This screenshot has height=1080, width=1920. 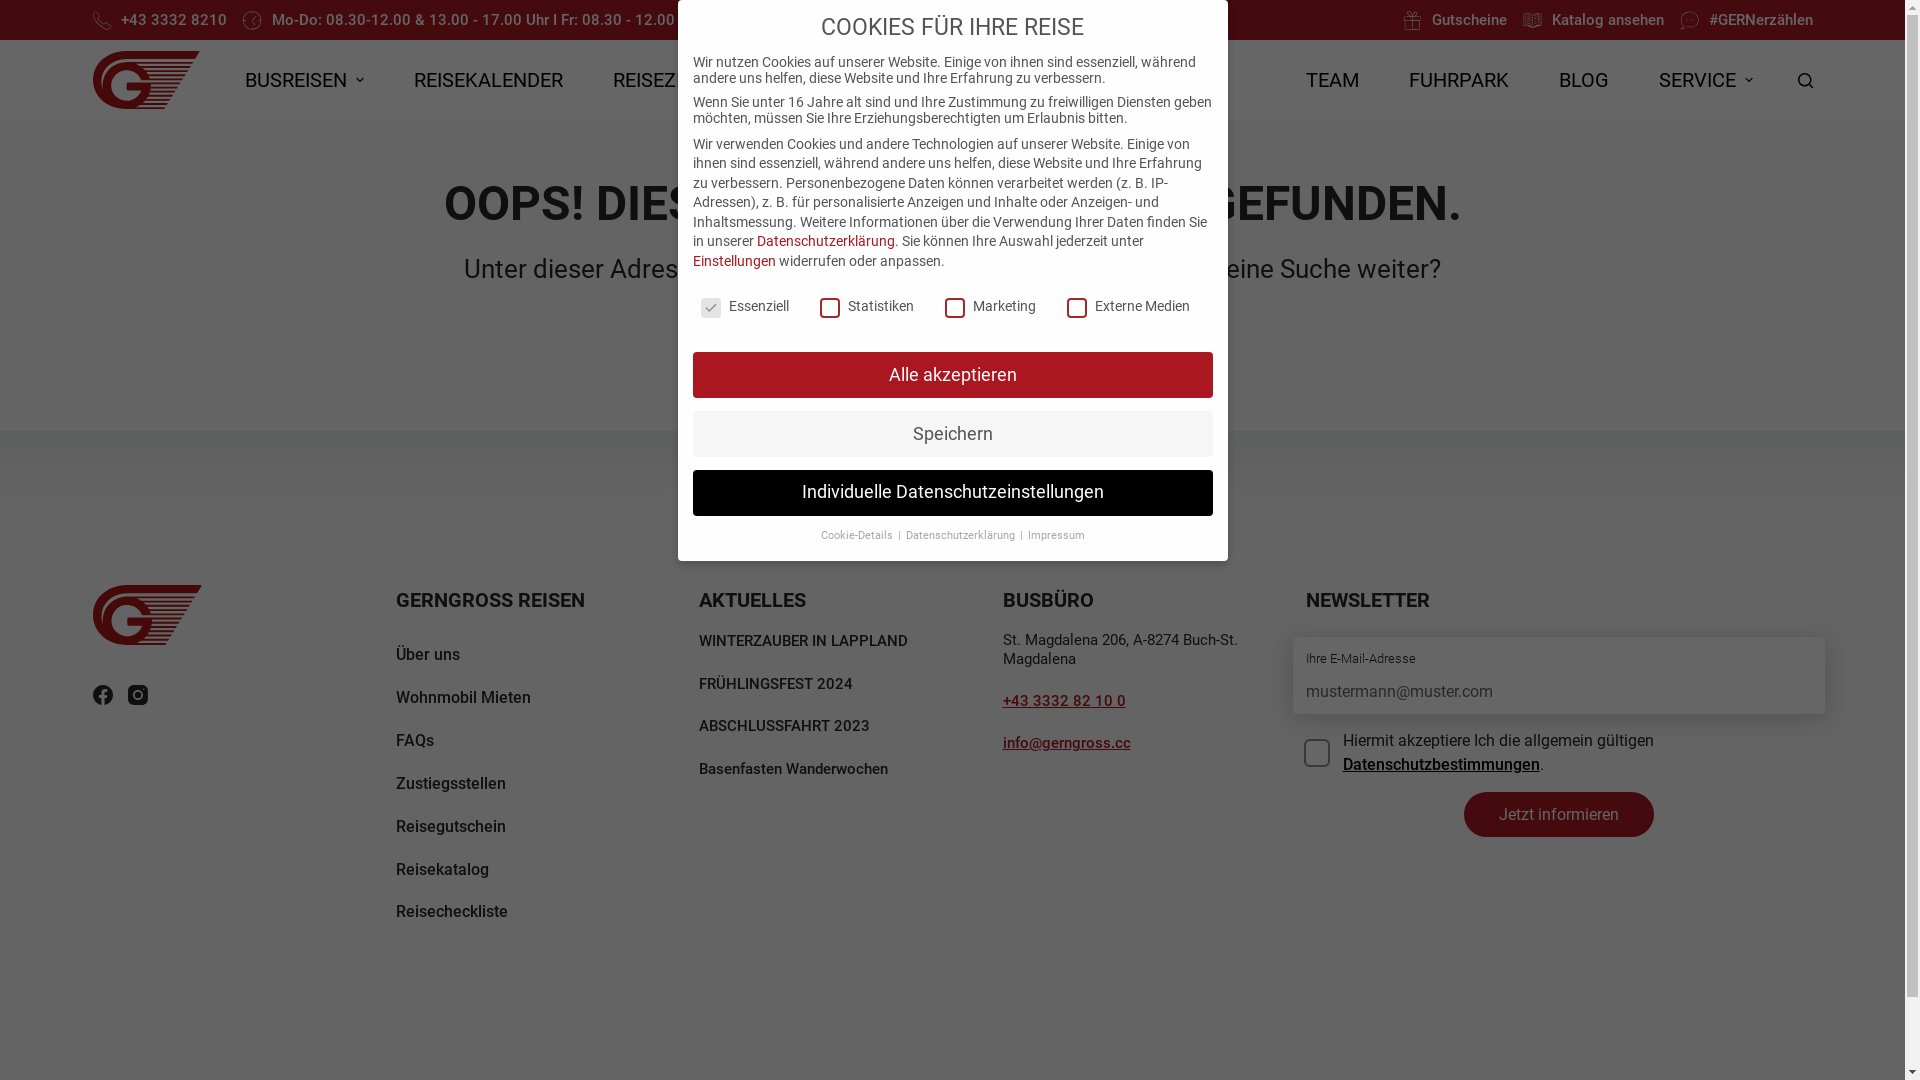 I want to click on 'Wohnmobil Mieten', so click(x=462, y=696).